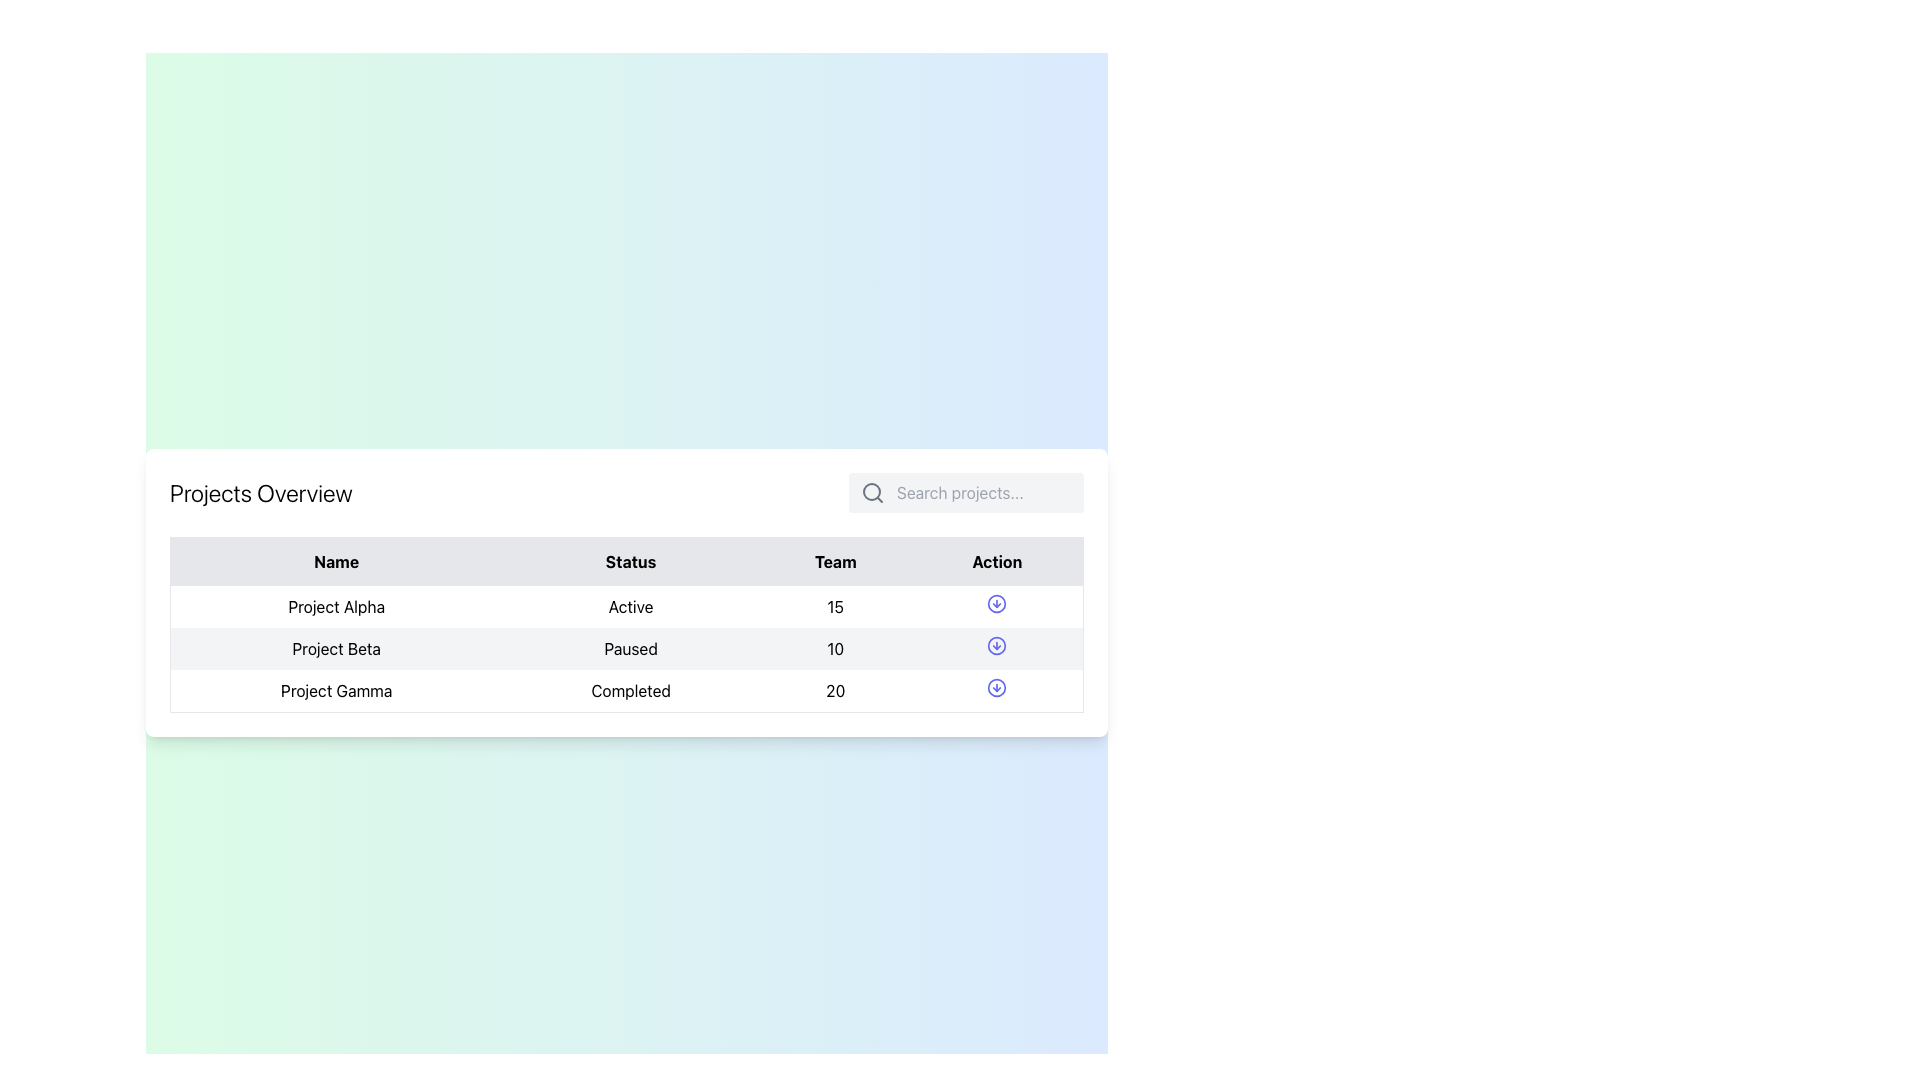 This screenshot has width=1920, height=1080. Describe the element at coordinates (835, 605) in the screenshot. I see `the Text Label displaying the number '15' in black font located in the 'Team' column of the first row in the table` at that location.